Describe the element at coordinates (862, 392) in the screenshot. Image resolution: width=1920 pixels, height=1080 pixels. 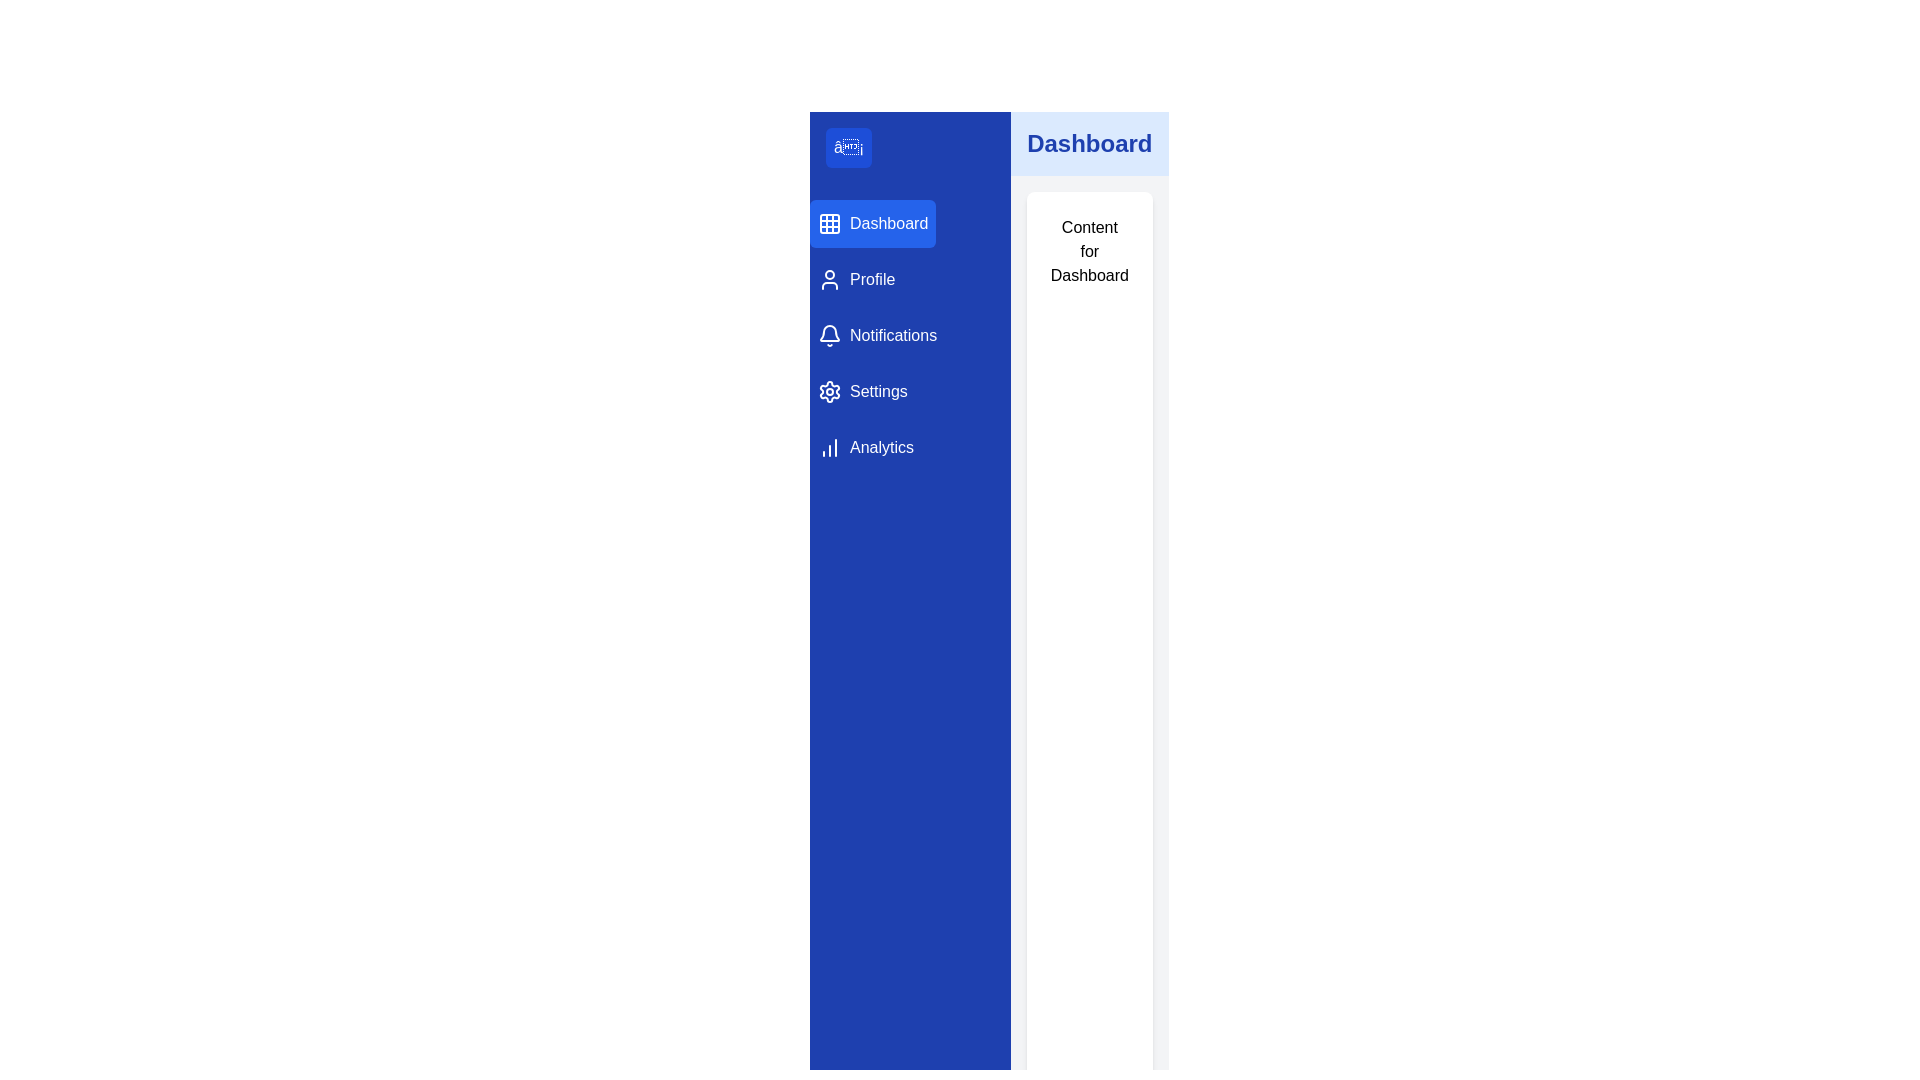
I see `the navigation button in the vertical menu on the left side, fourth from the top` at that location.